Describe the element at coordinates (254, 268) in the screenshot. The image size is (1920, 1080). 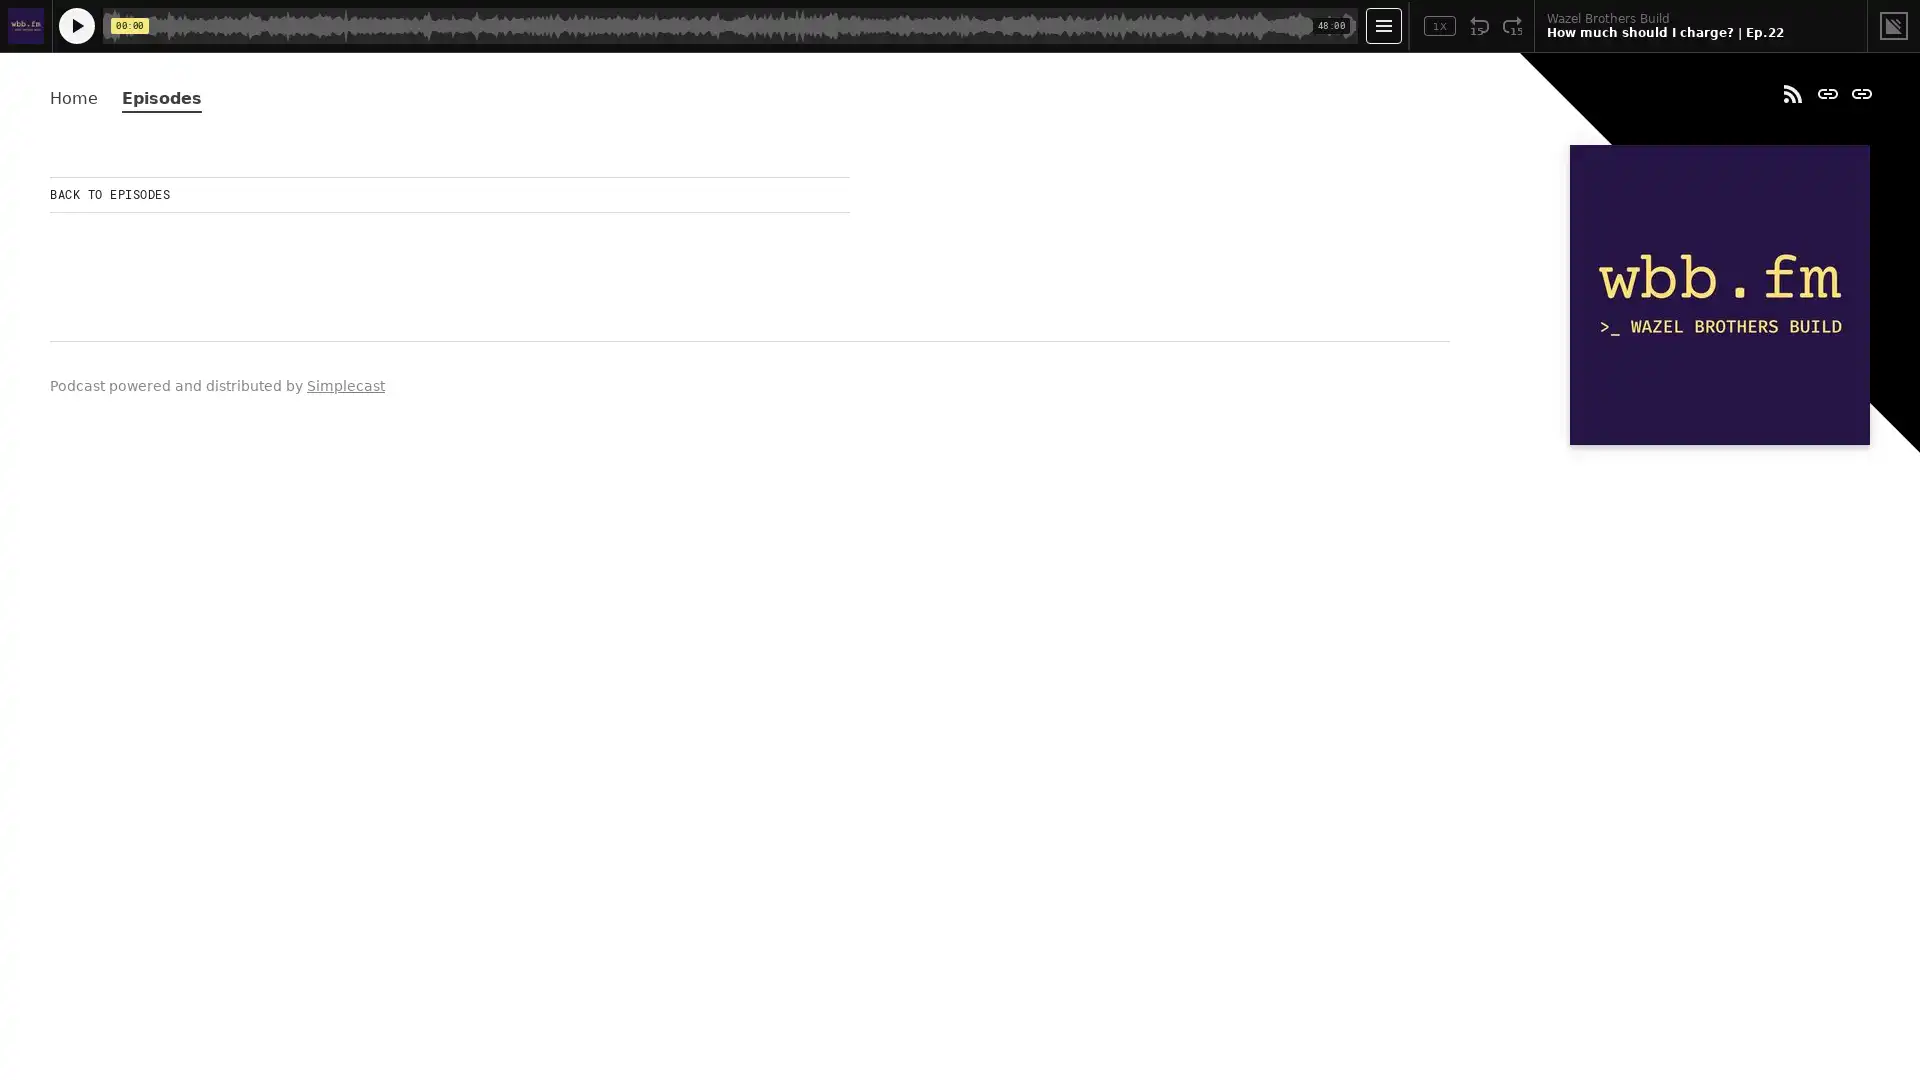
I see `Play` at that location.